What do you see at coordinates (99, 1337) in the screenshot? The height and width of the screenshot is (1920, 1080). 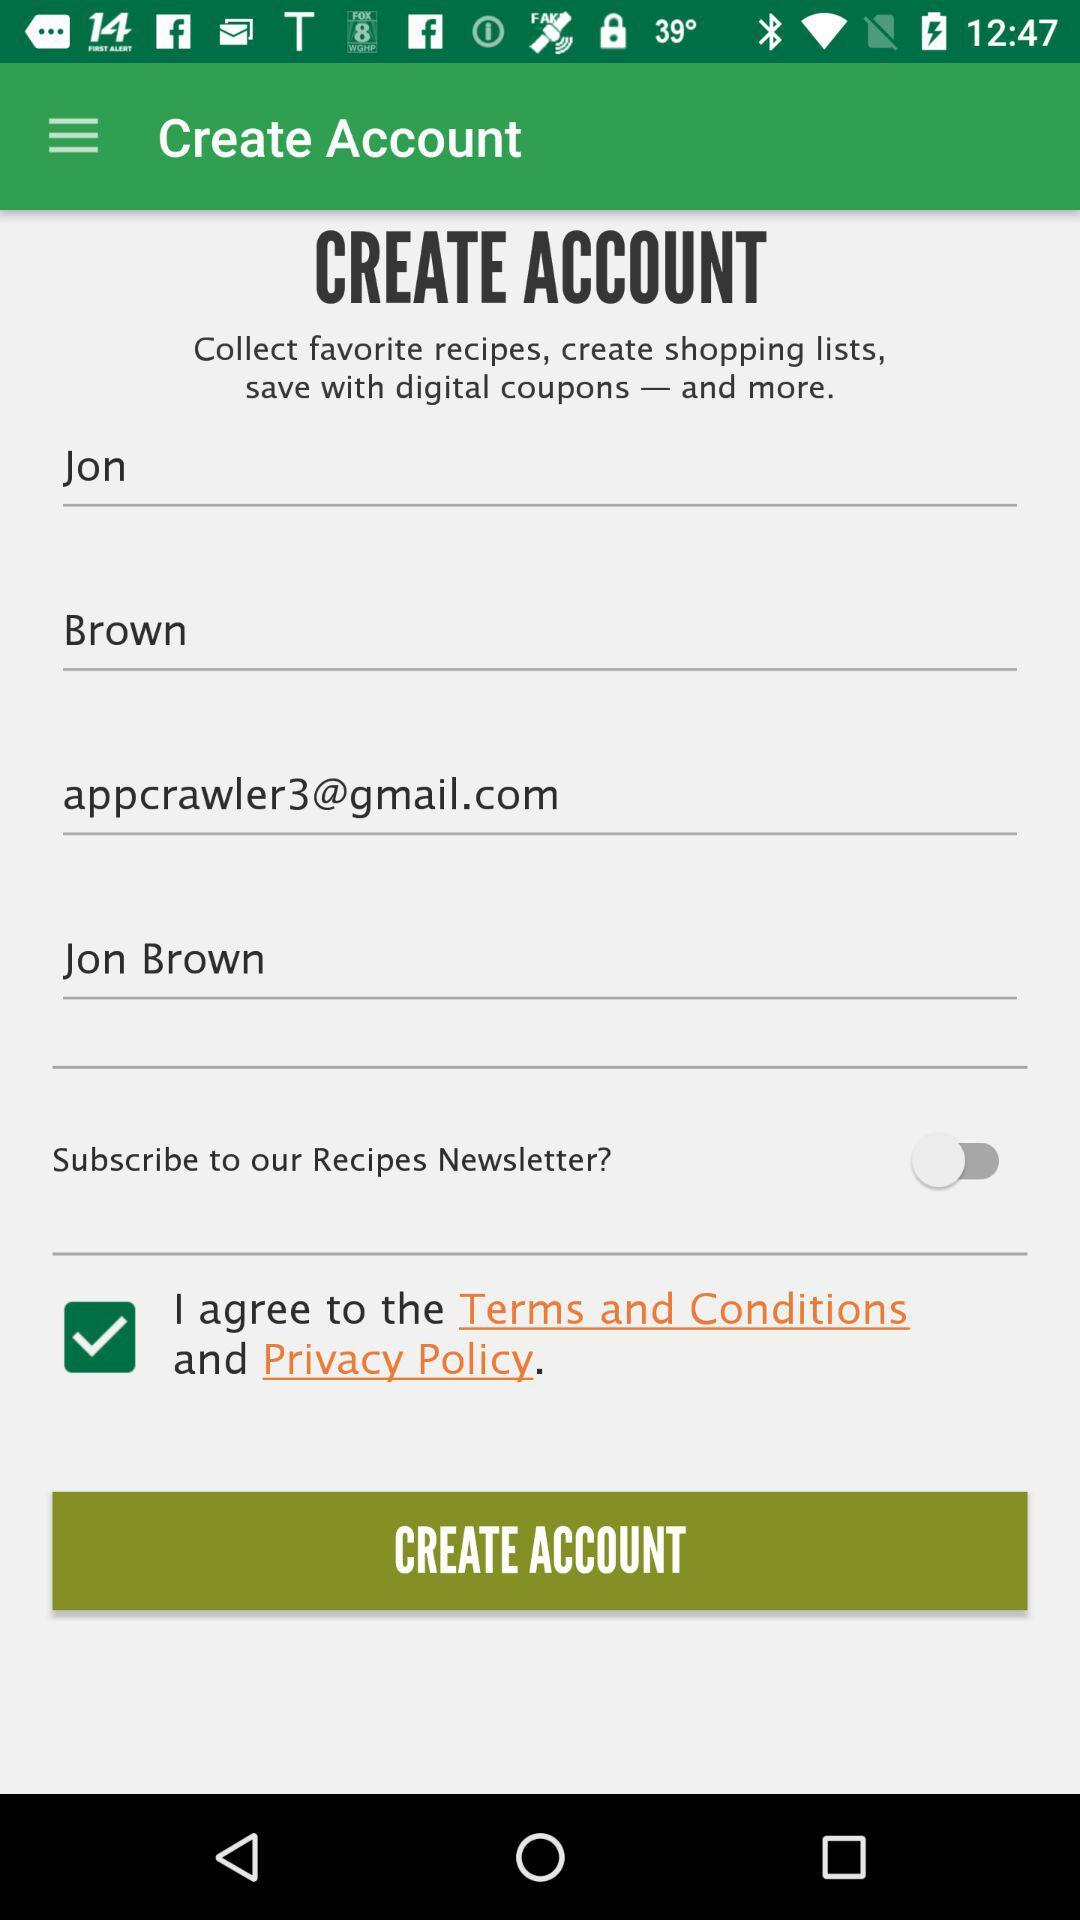 I see `toggle` at bounding box center [99, 1337].